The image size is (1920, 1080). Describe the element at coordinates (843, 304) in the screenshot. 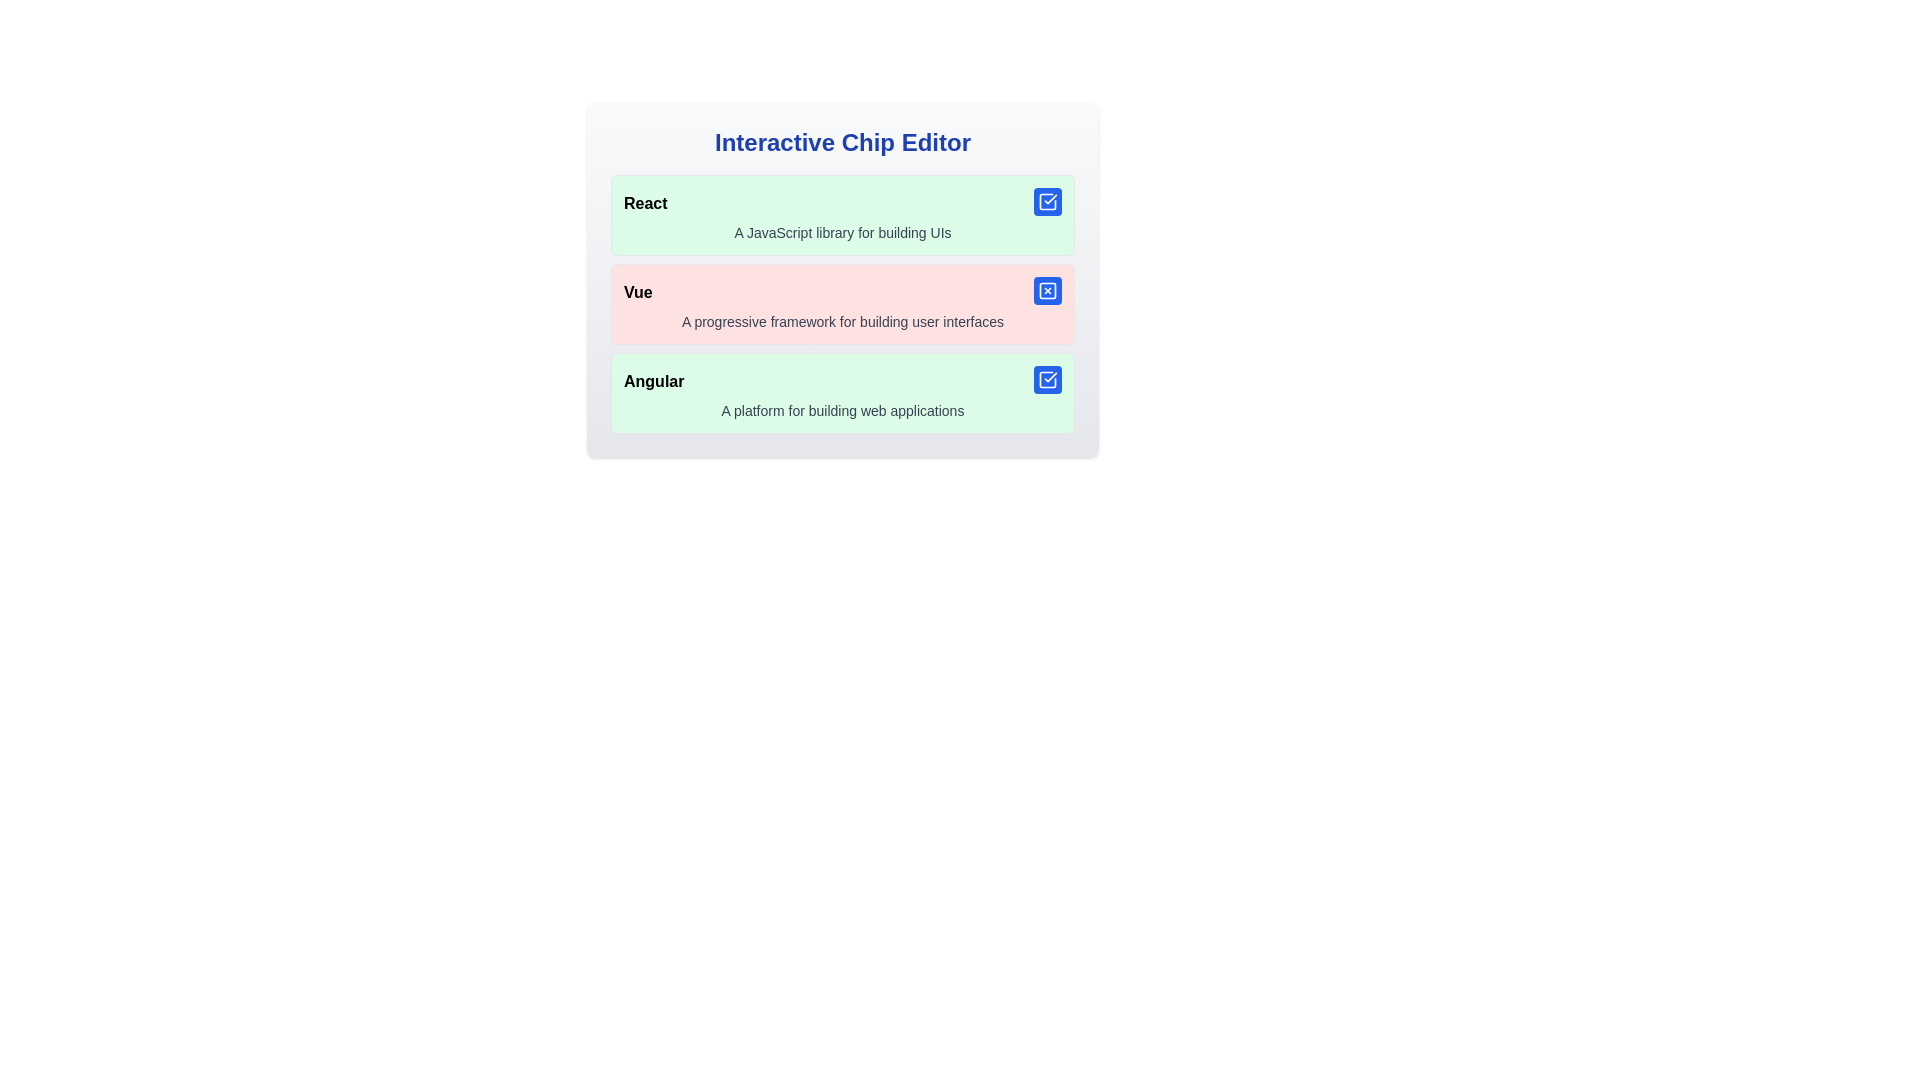

I see `the label and description of the chip item Vue` at that location.